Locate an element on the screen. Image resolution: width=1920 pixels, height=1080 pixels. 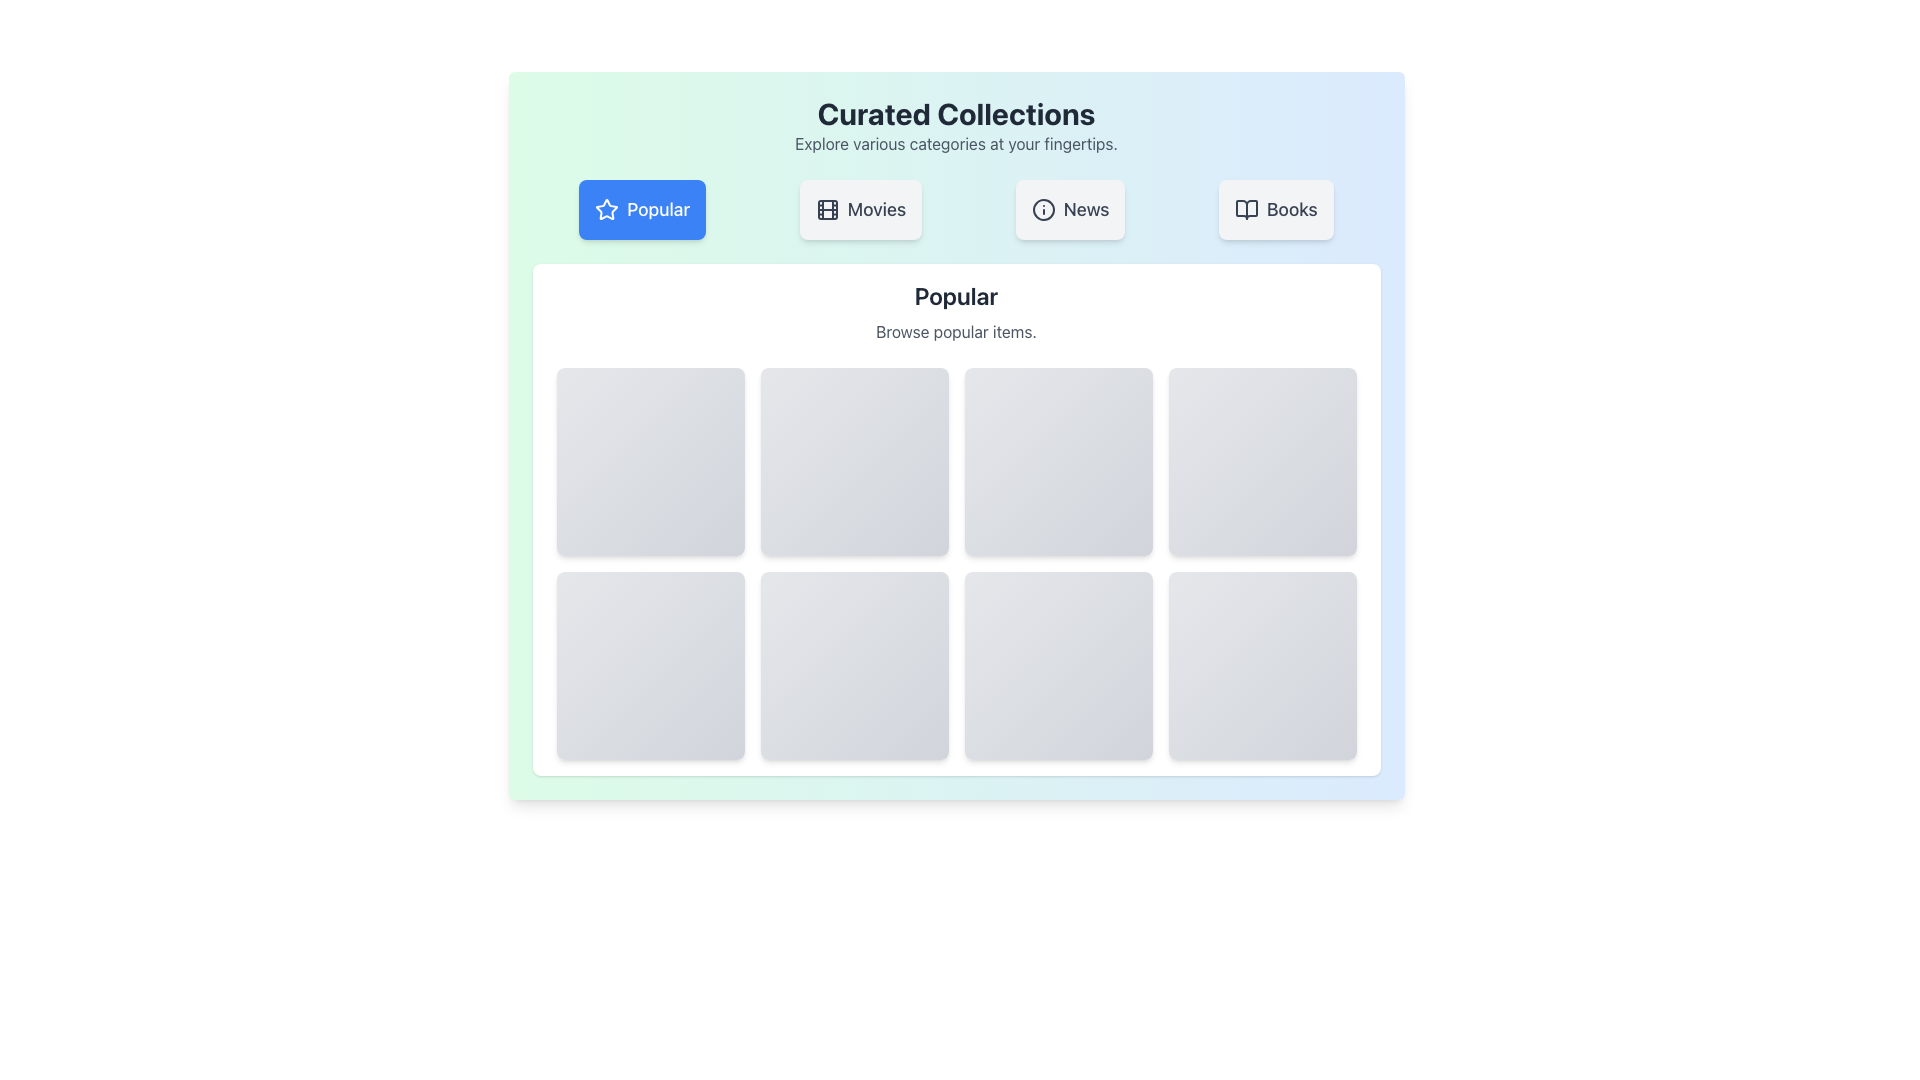
the Text Label displaying 'Curated Collections', which is located above the text 'Explore various categories at your fingertips.' is located at coordinates (955, 114).